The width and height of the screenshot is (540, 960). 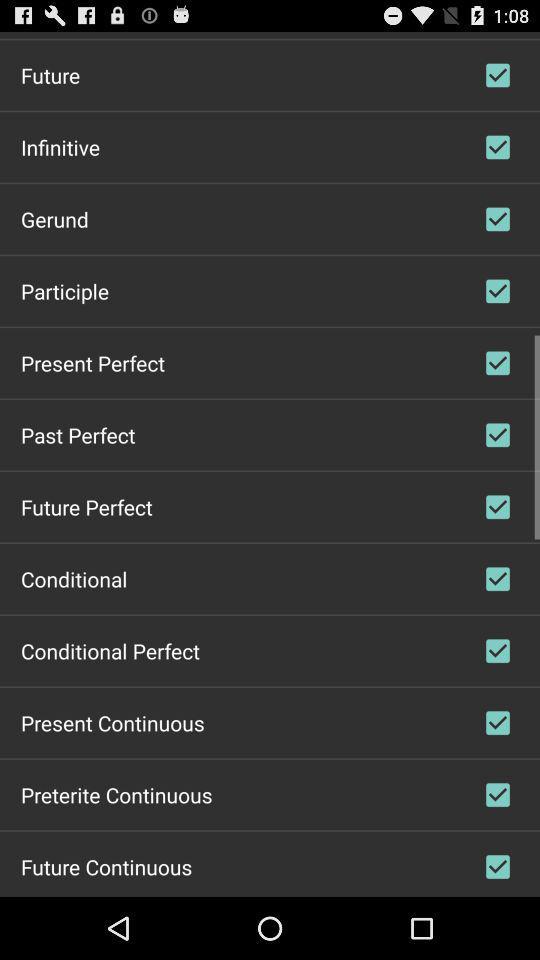 I want to click on future perfect item, so click(x=85, y=505).